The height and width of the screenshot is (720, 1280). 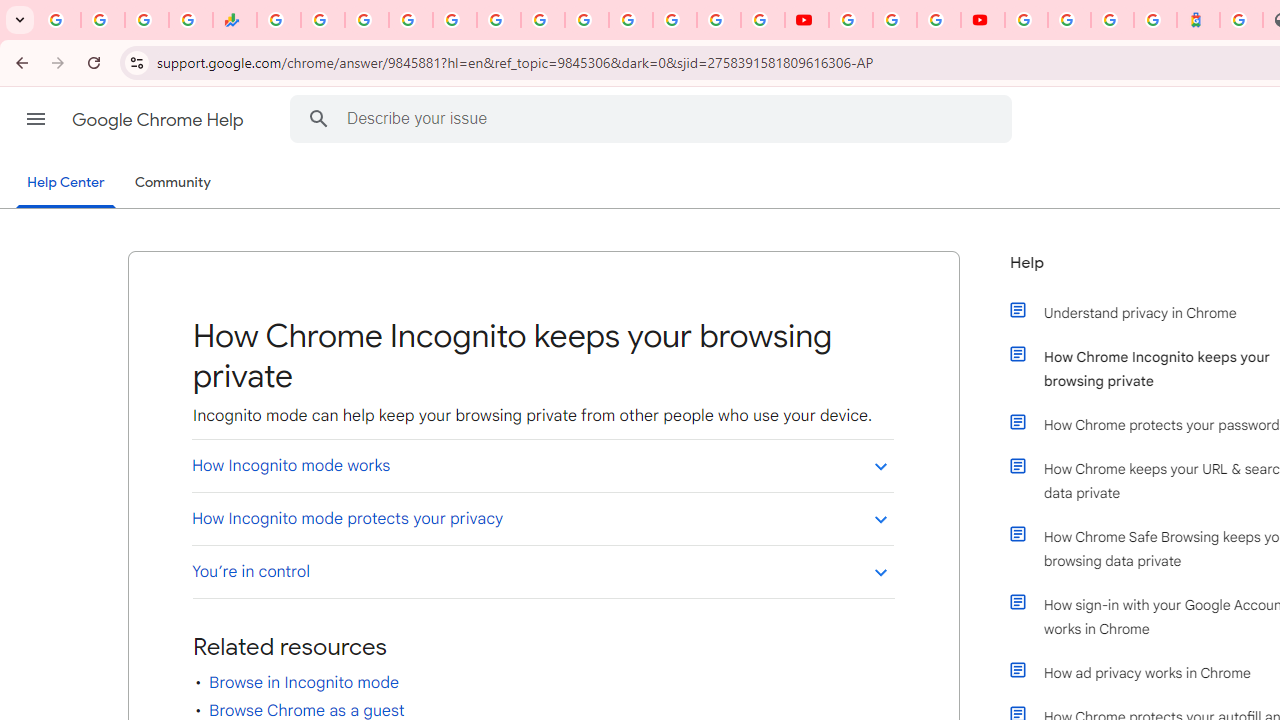 I want to click on 'Atour Hotel - Google hotels', so click(x=1198, y=20).